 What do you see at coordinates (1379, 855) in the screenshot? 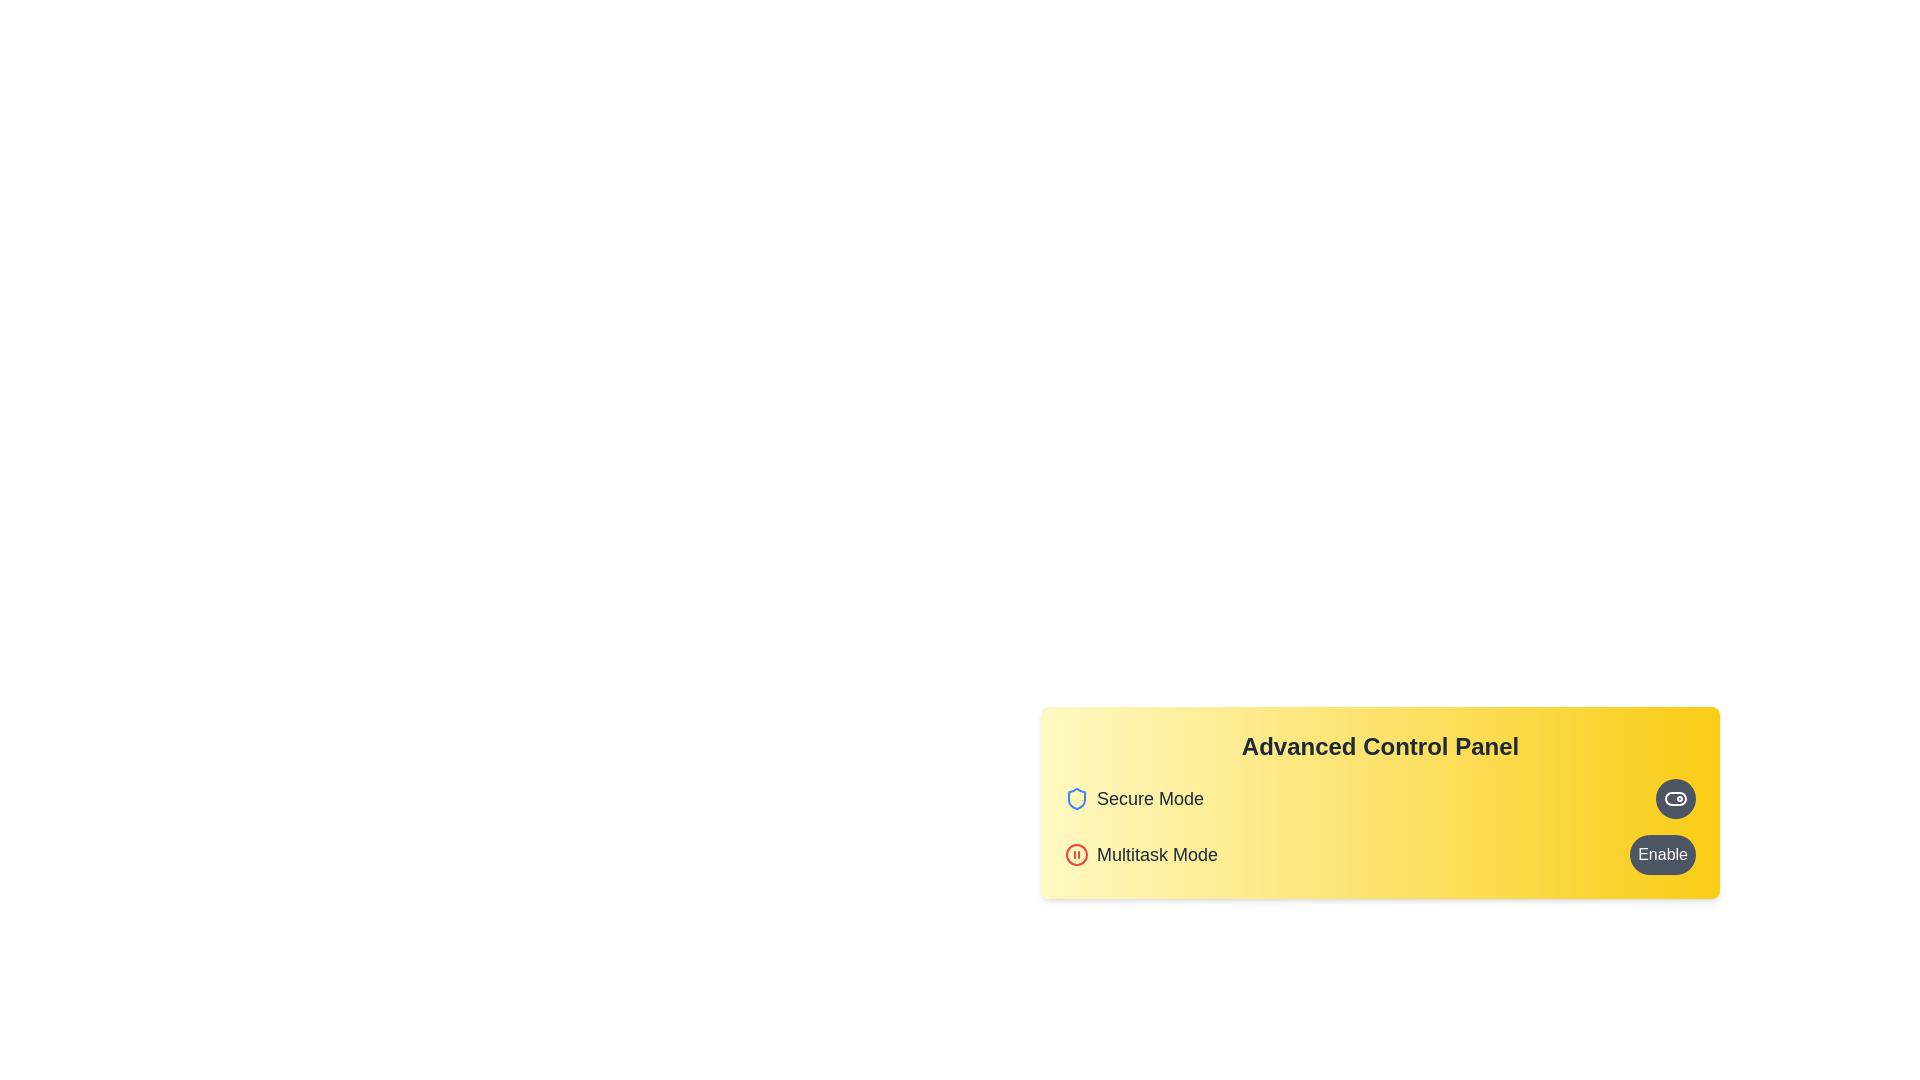
I see `the interactive section labeled 'Multitask Mode' which contains the 'Enable' button, located under the 'Advanced Control Panel' and beneath 'Secure Mode'` at bounding box center [1379, 855].